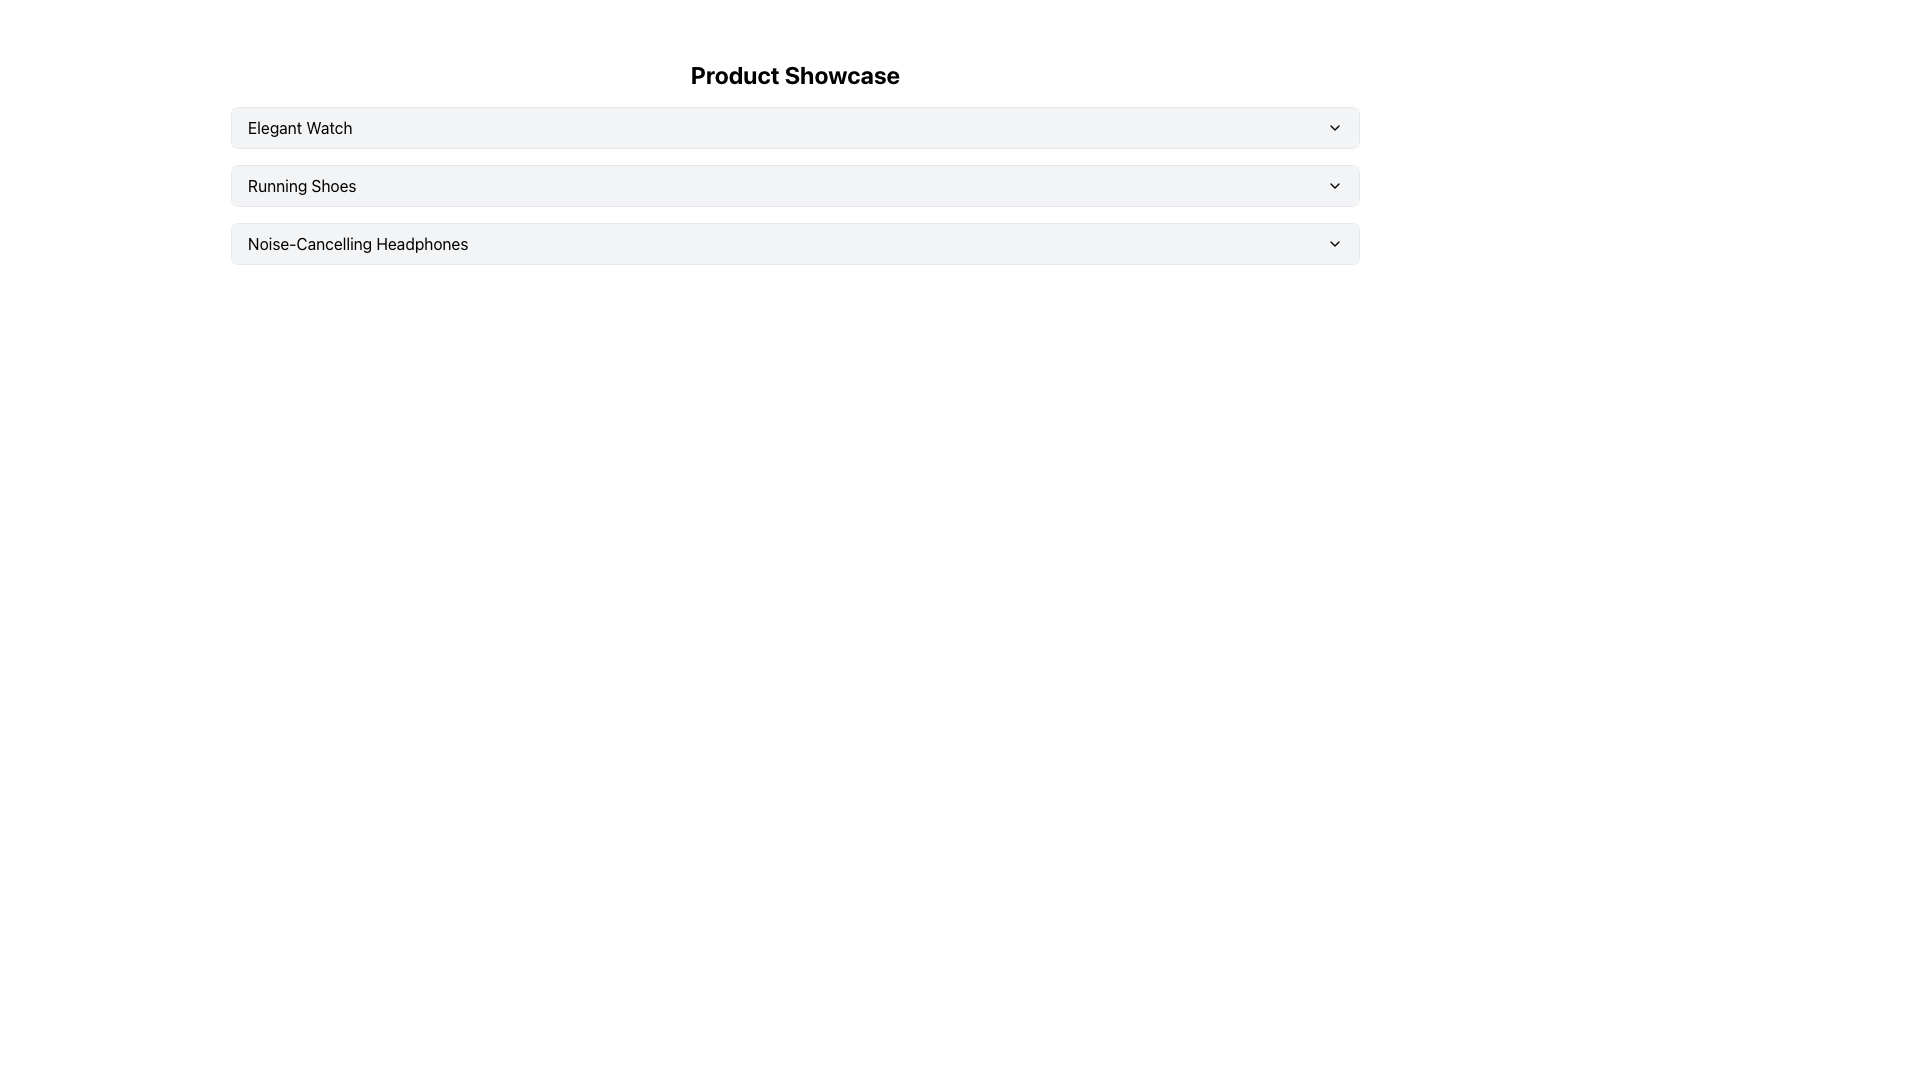  Describe the element at coordinates (1334, 242) in the screenshot. I see `the dropdown indicator icon located at the far right of the third row labeled 'Noise-Cancelling Headphones'` at that location.